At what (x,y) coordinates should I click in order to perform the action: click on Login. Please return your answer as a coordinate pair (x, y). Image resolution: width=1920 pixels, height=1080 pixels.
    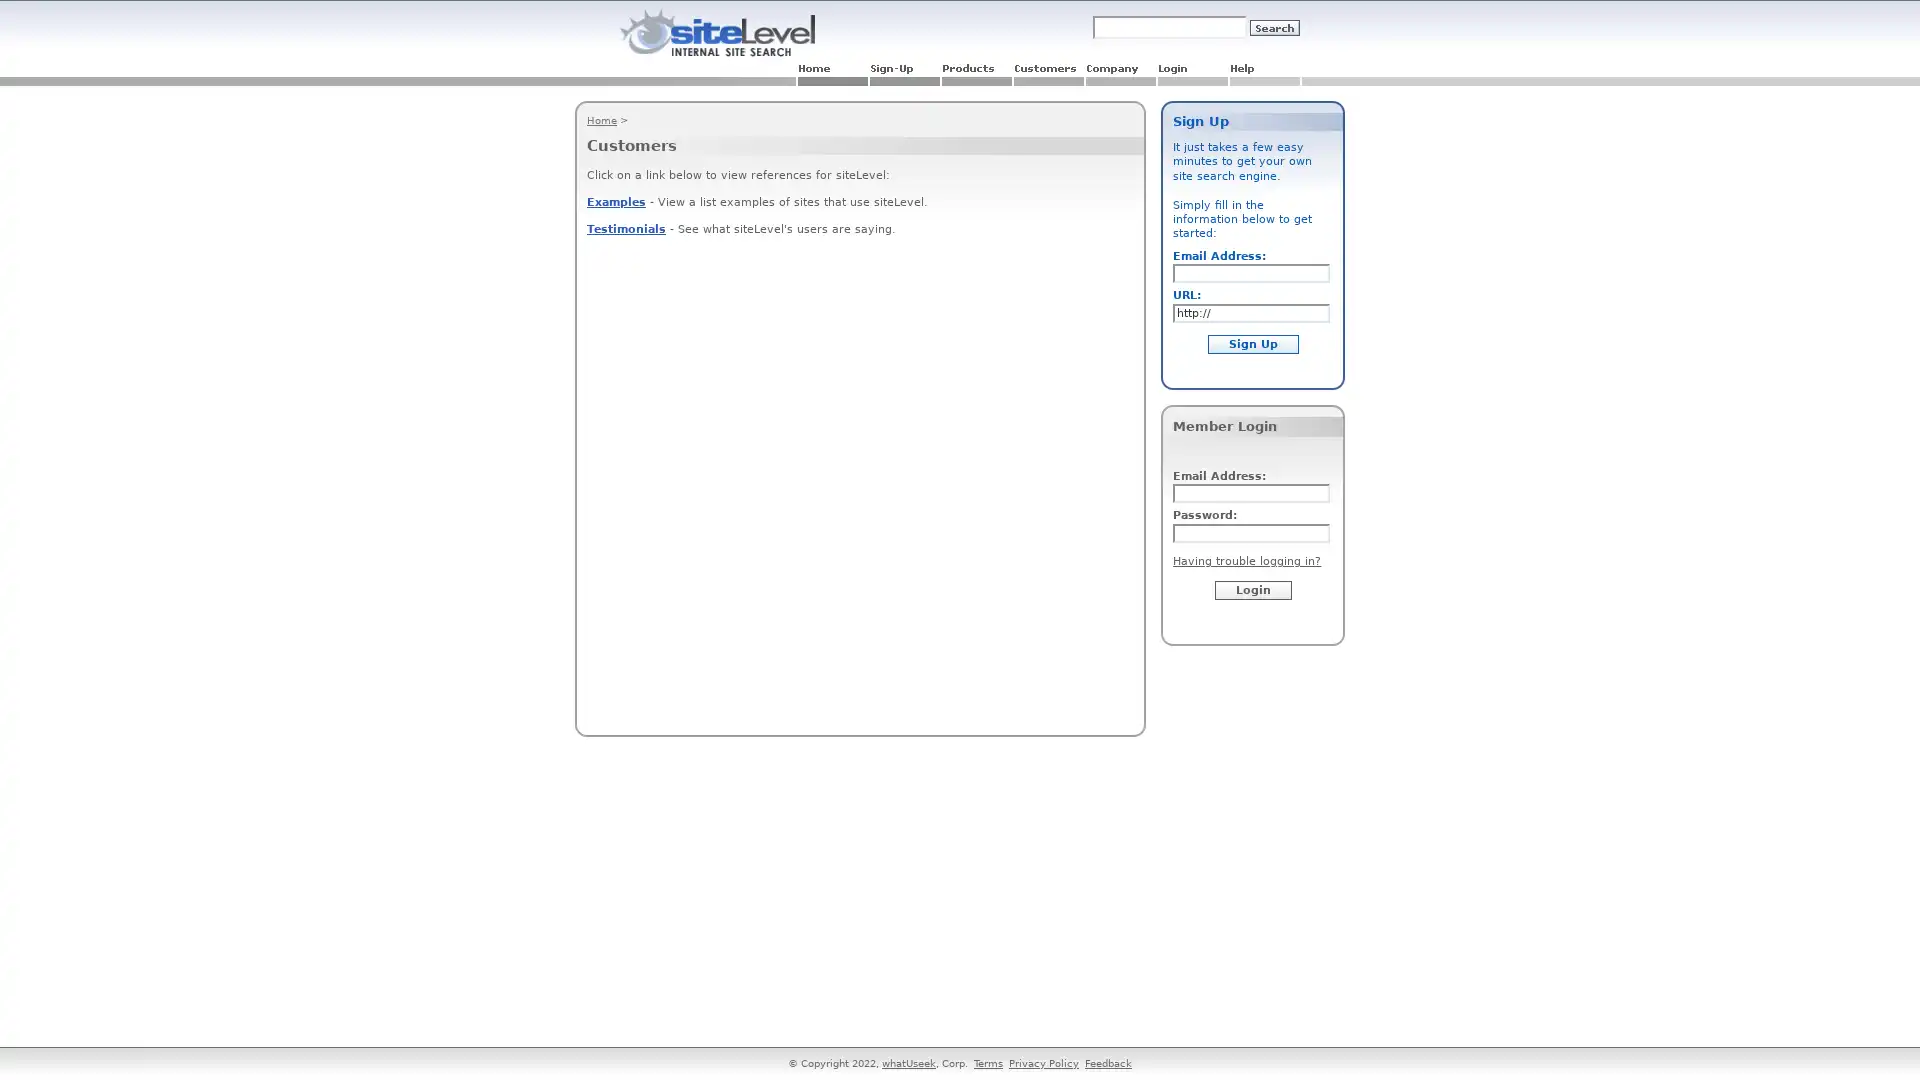
    Looking at the image, I should click on (1251, 589).